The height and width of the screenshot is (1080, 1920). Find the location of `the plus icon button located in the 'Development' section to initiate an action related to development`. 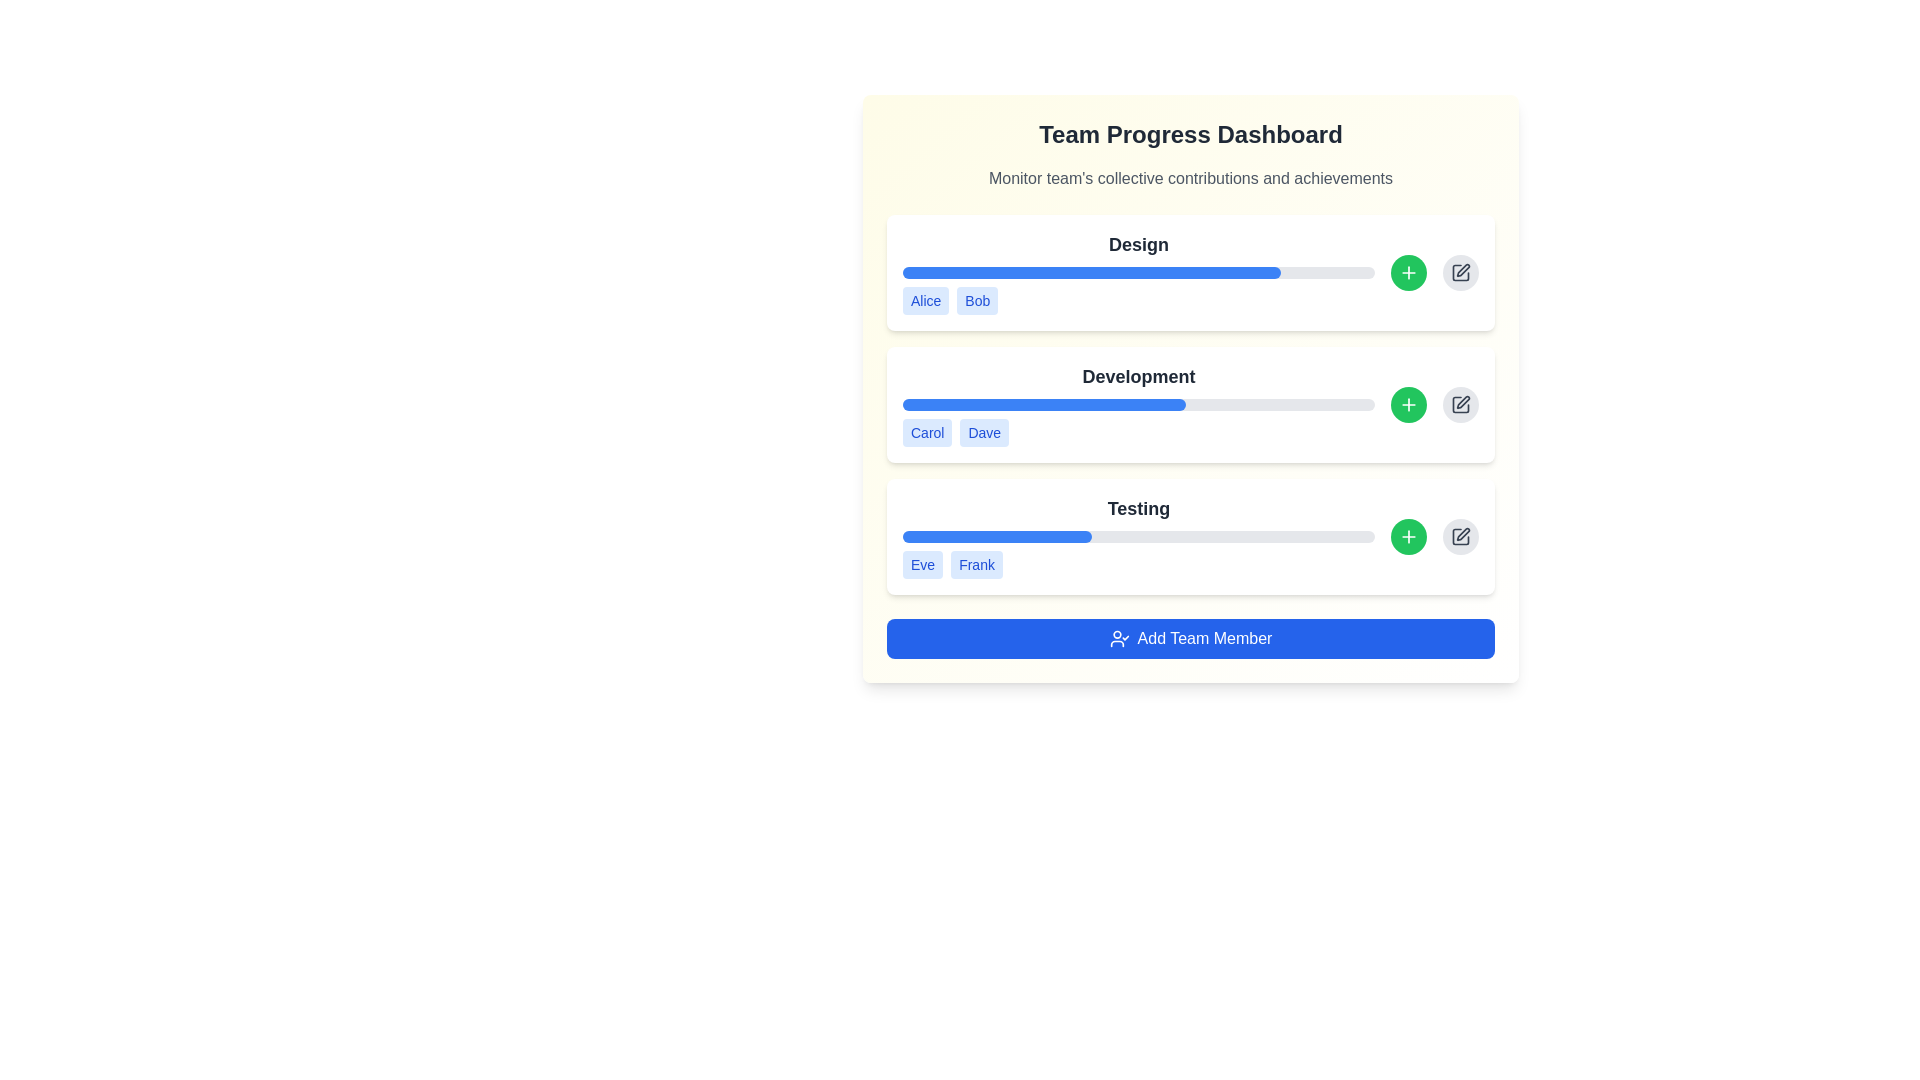

the plus icon button located in the 'Development' section to initiate an action related to development is located at coordinates (1408, 405).